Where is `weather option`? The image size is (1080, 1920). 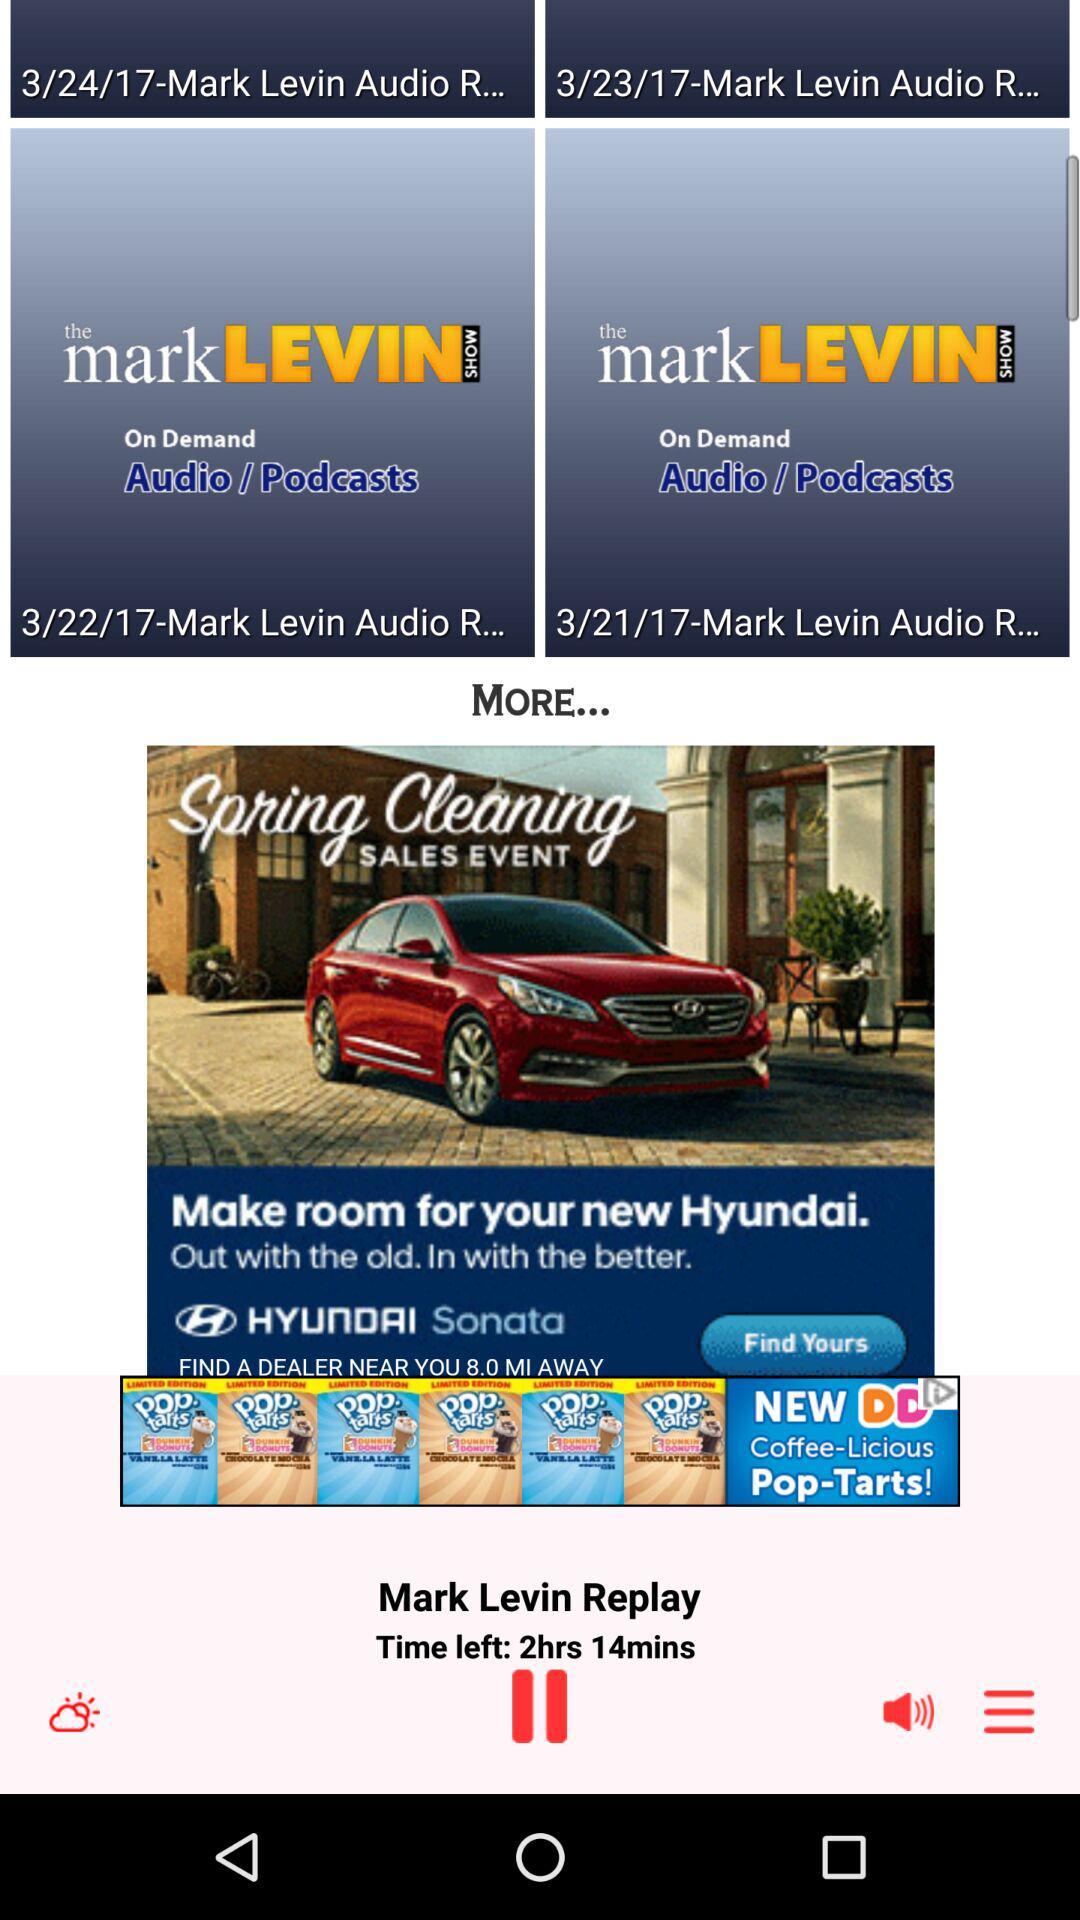 weather option is located at coordinates (73, 1710).